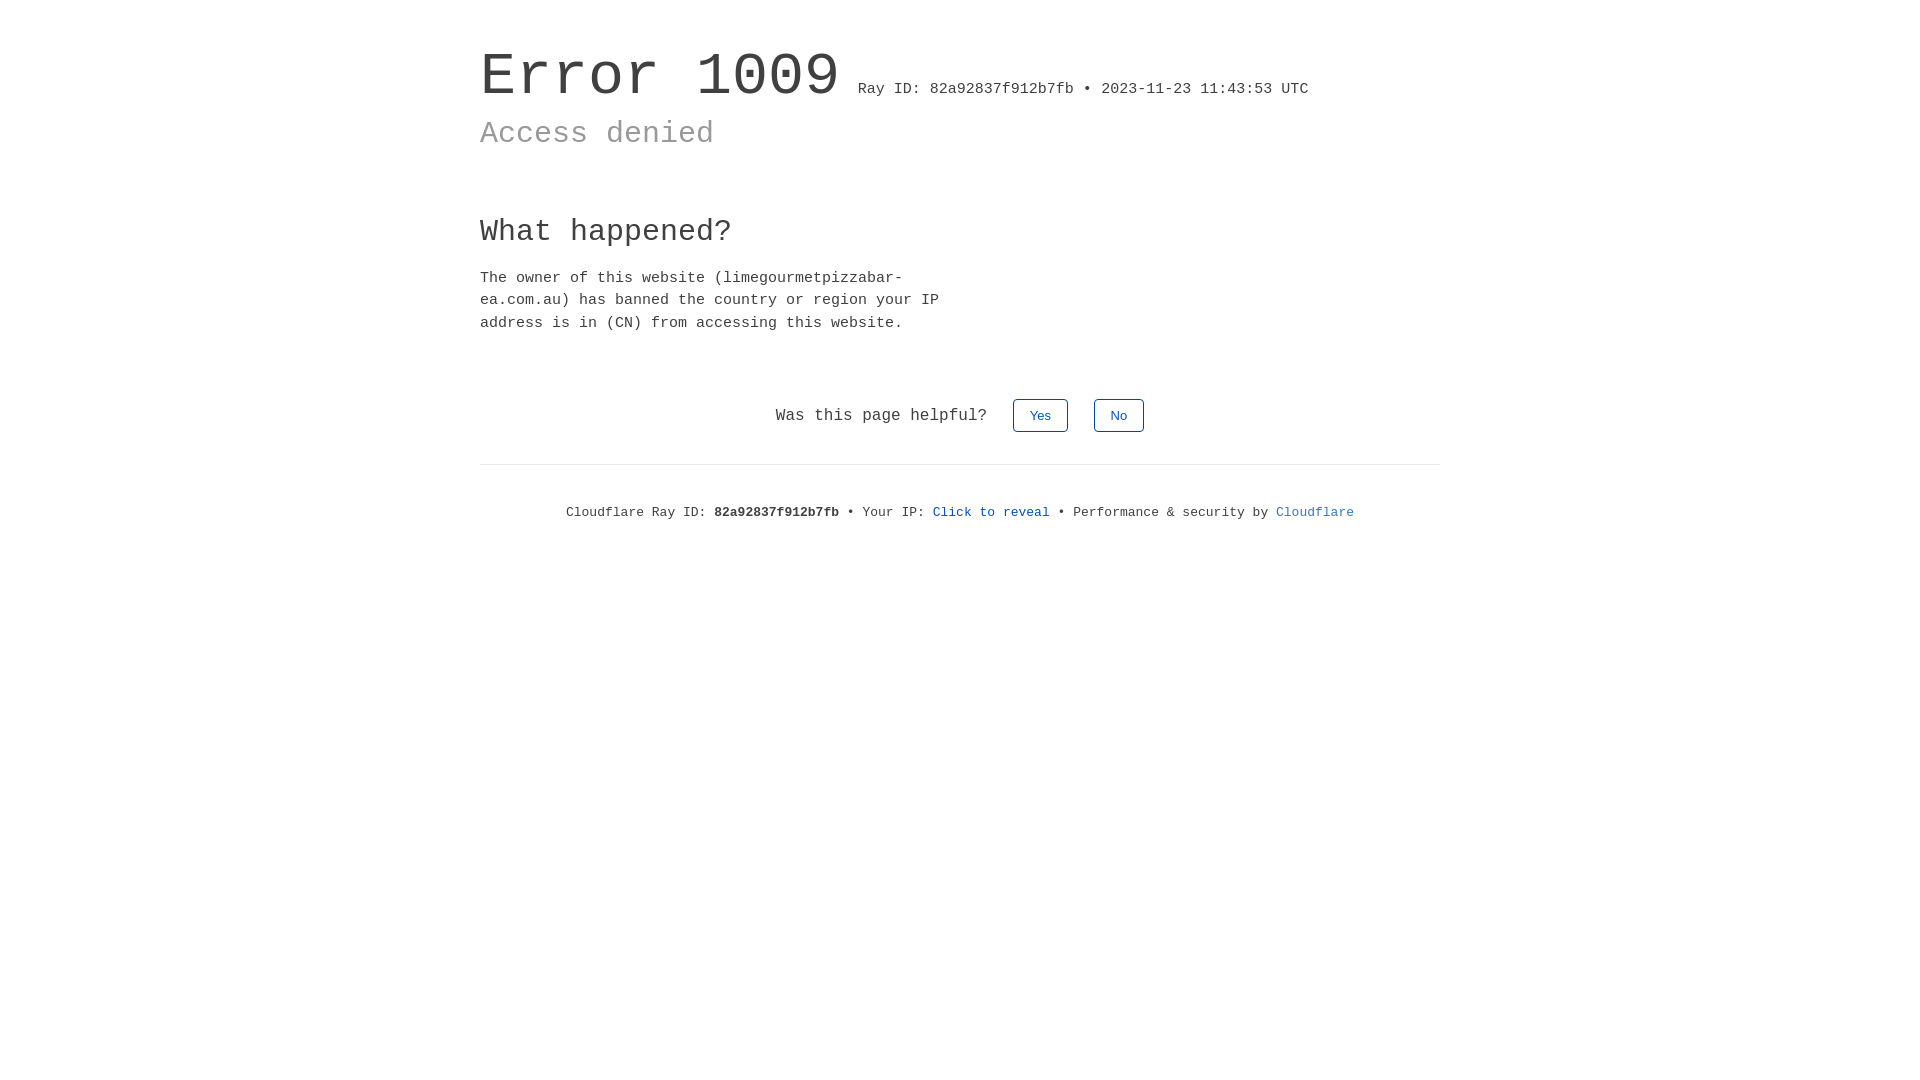  What do you see at coordinates (1012, 414) in the screenshot?
I see `'Yes'` at bounding box center [1012, 414].